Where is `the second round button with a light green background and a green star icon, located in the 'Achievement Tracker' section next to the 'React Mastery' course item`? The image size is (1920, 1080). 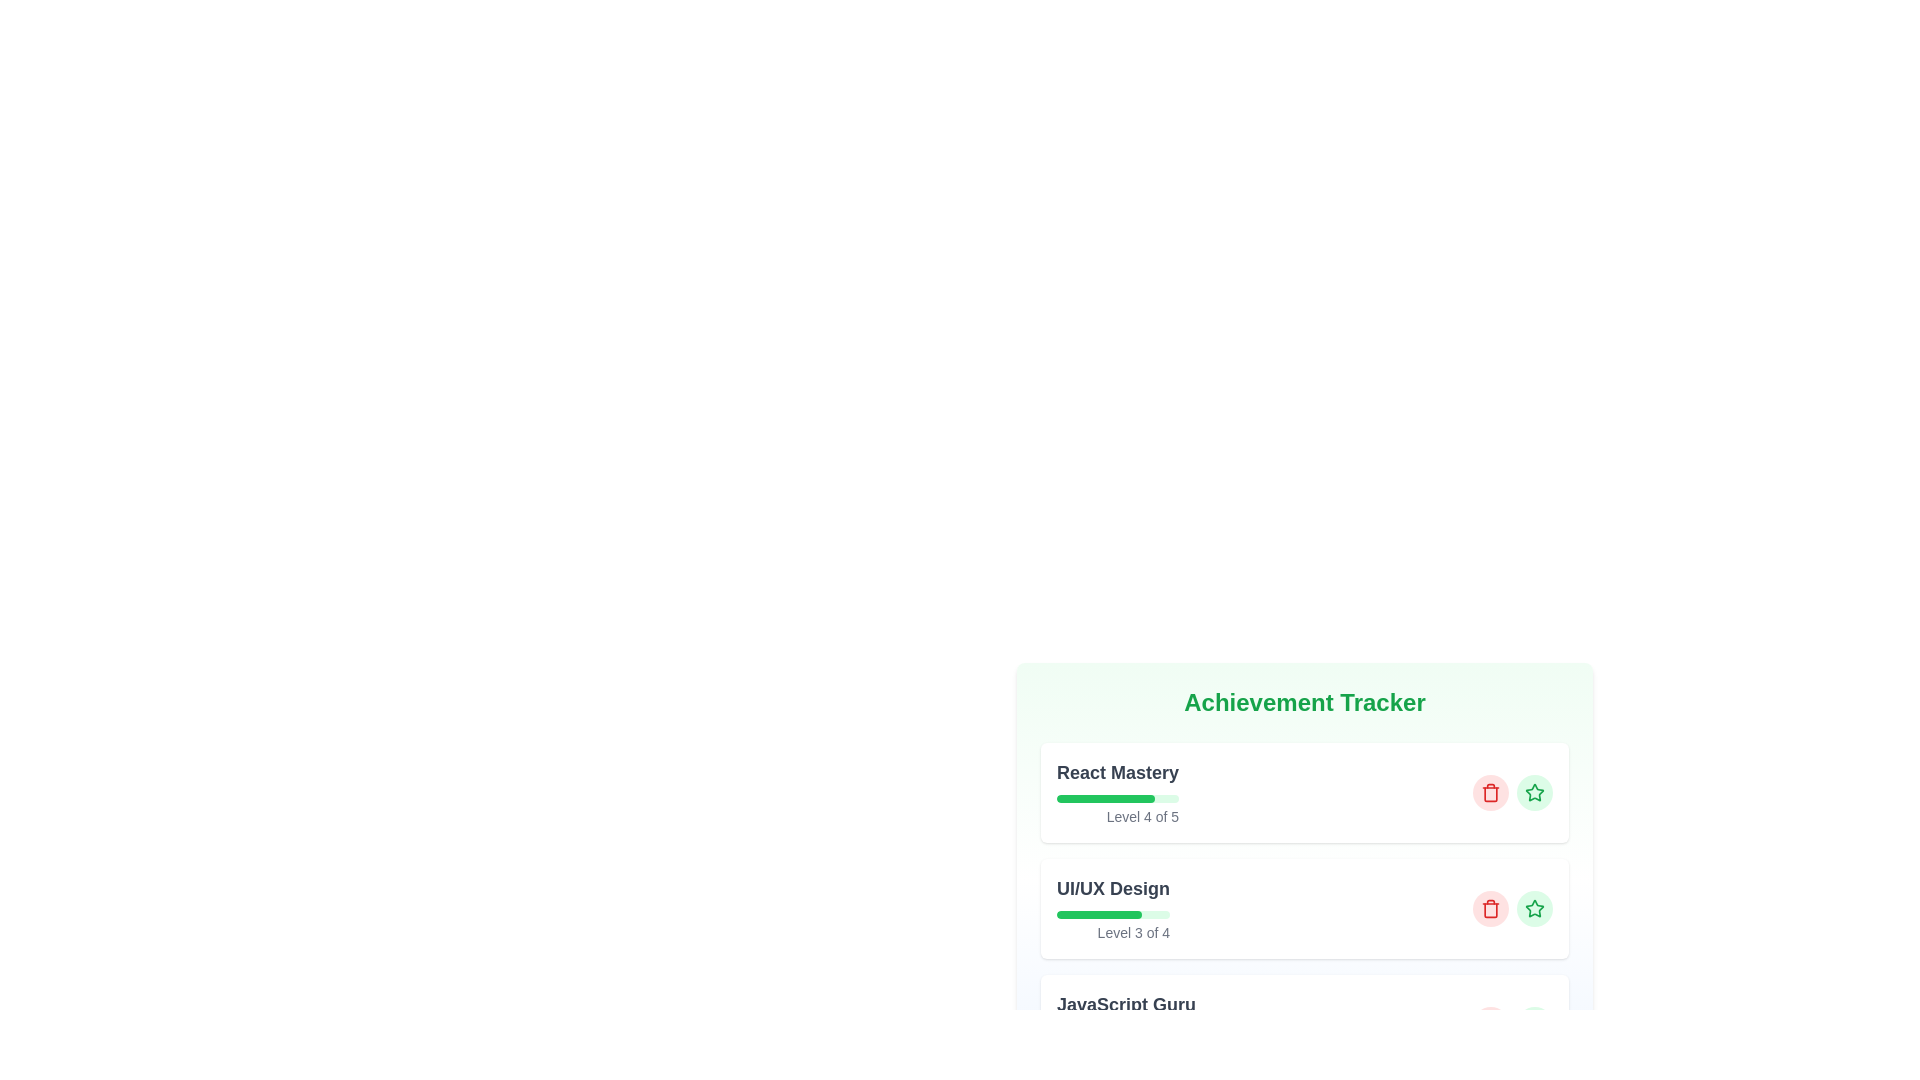
the second round button with a light green background and a green star icon, located in the 'Achievement Tracker' section next to the 'React Mastery' course item is located at coordinates (1534, 792).